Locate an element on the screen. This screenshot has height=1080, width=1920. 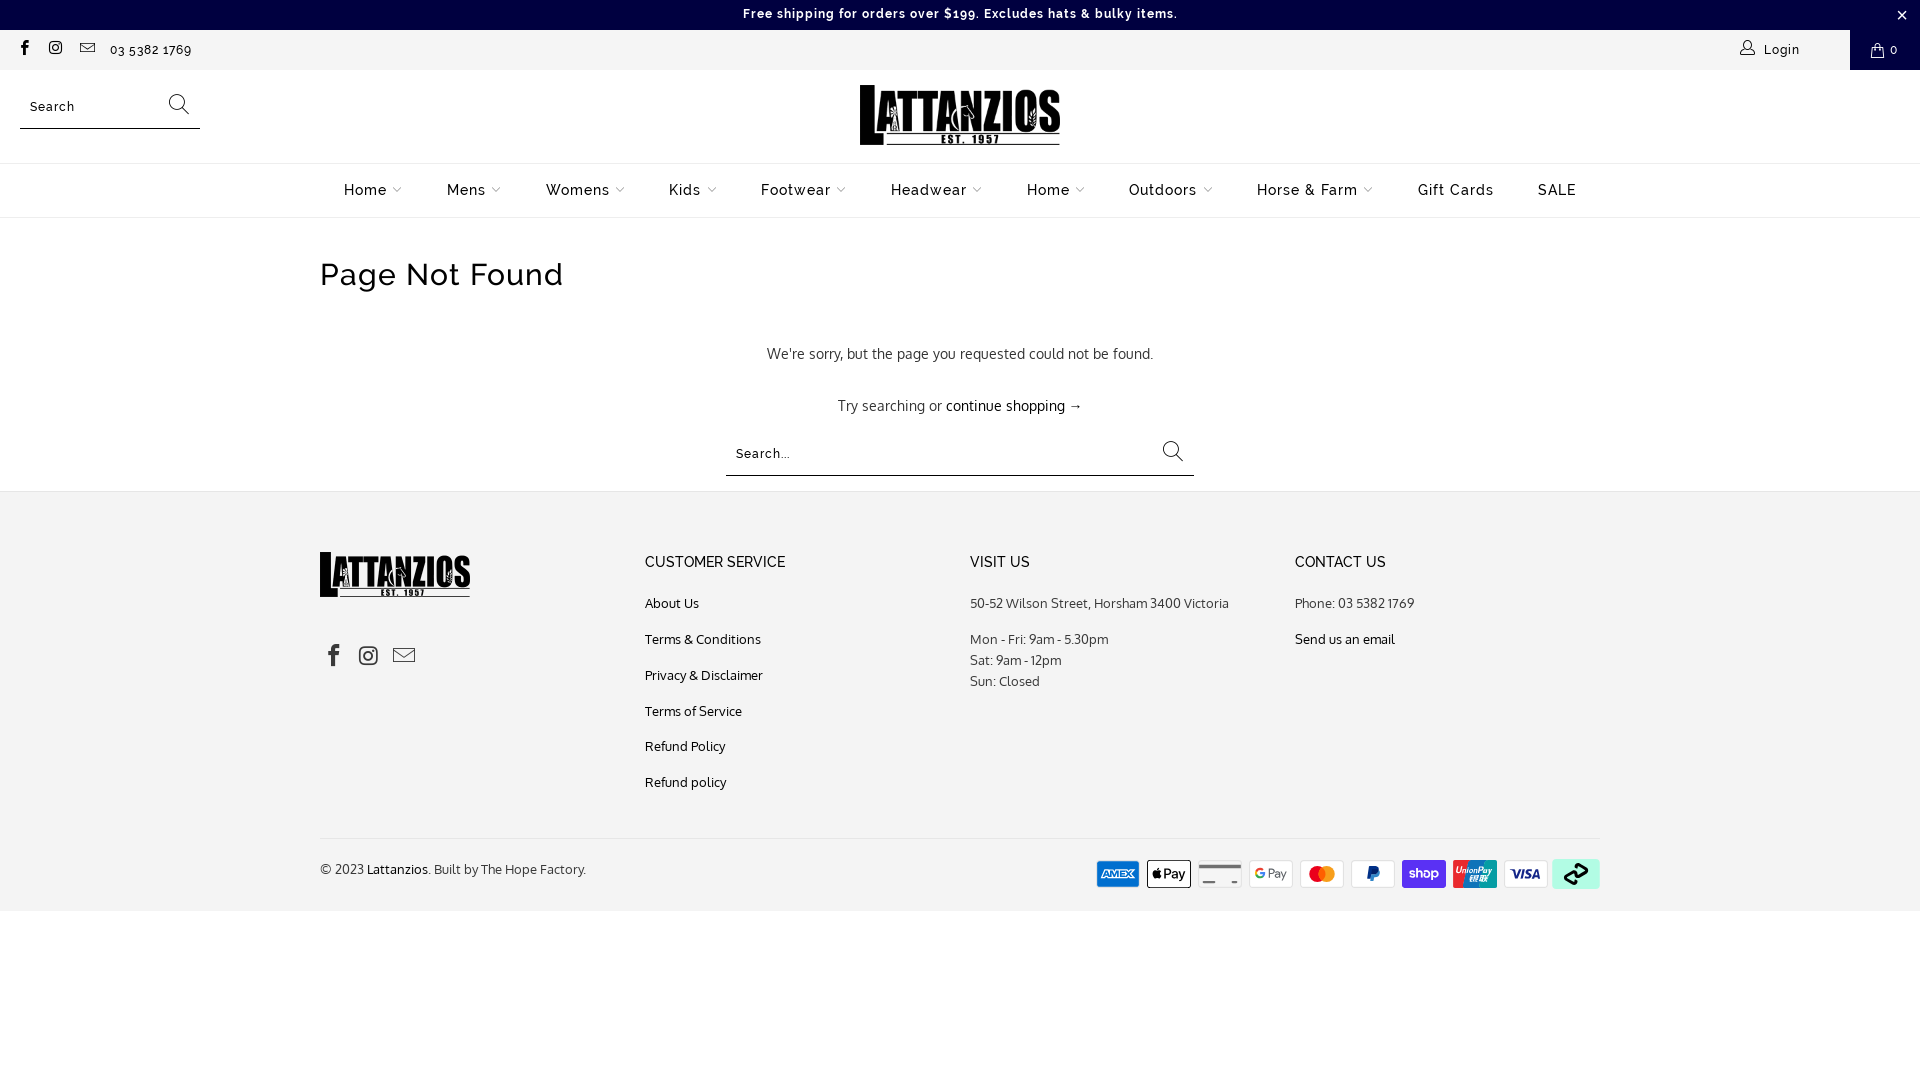
'Womens' is located at coordinates (584, 190).